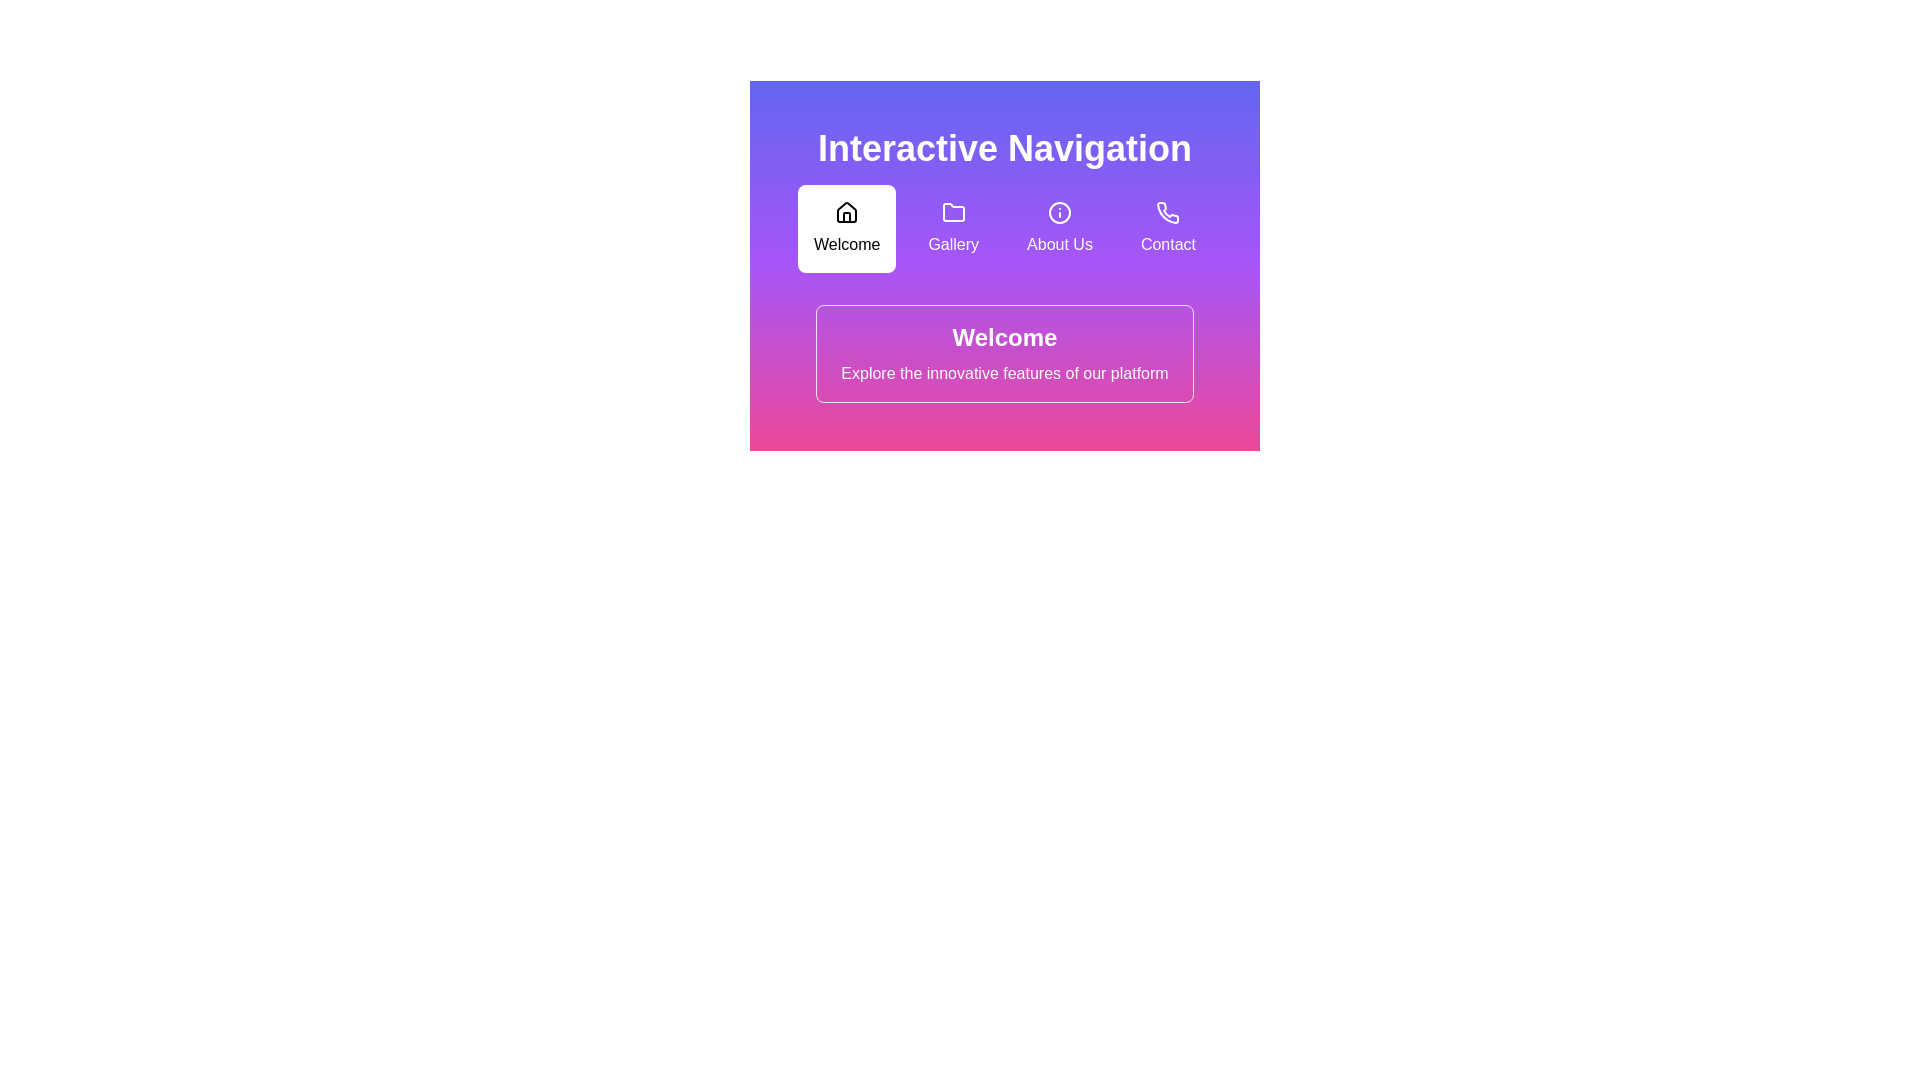  Describe the element at coordinates (847, 212) in the screenshot. I see `the 'Home' or 'Welcome' icon located in the upper-left of the navigation menu, which serves as a symbol for navigating to the main section of the interface` at that location.